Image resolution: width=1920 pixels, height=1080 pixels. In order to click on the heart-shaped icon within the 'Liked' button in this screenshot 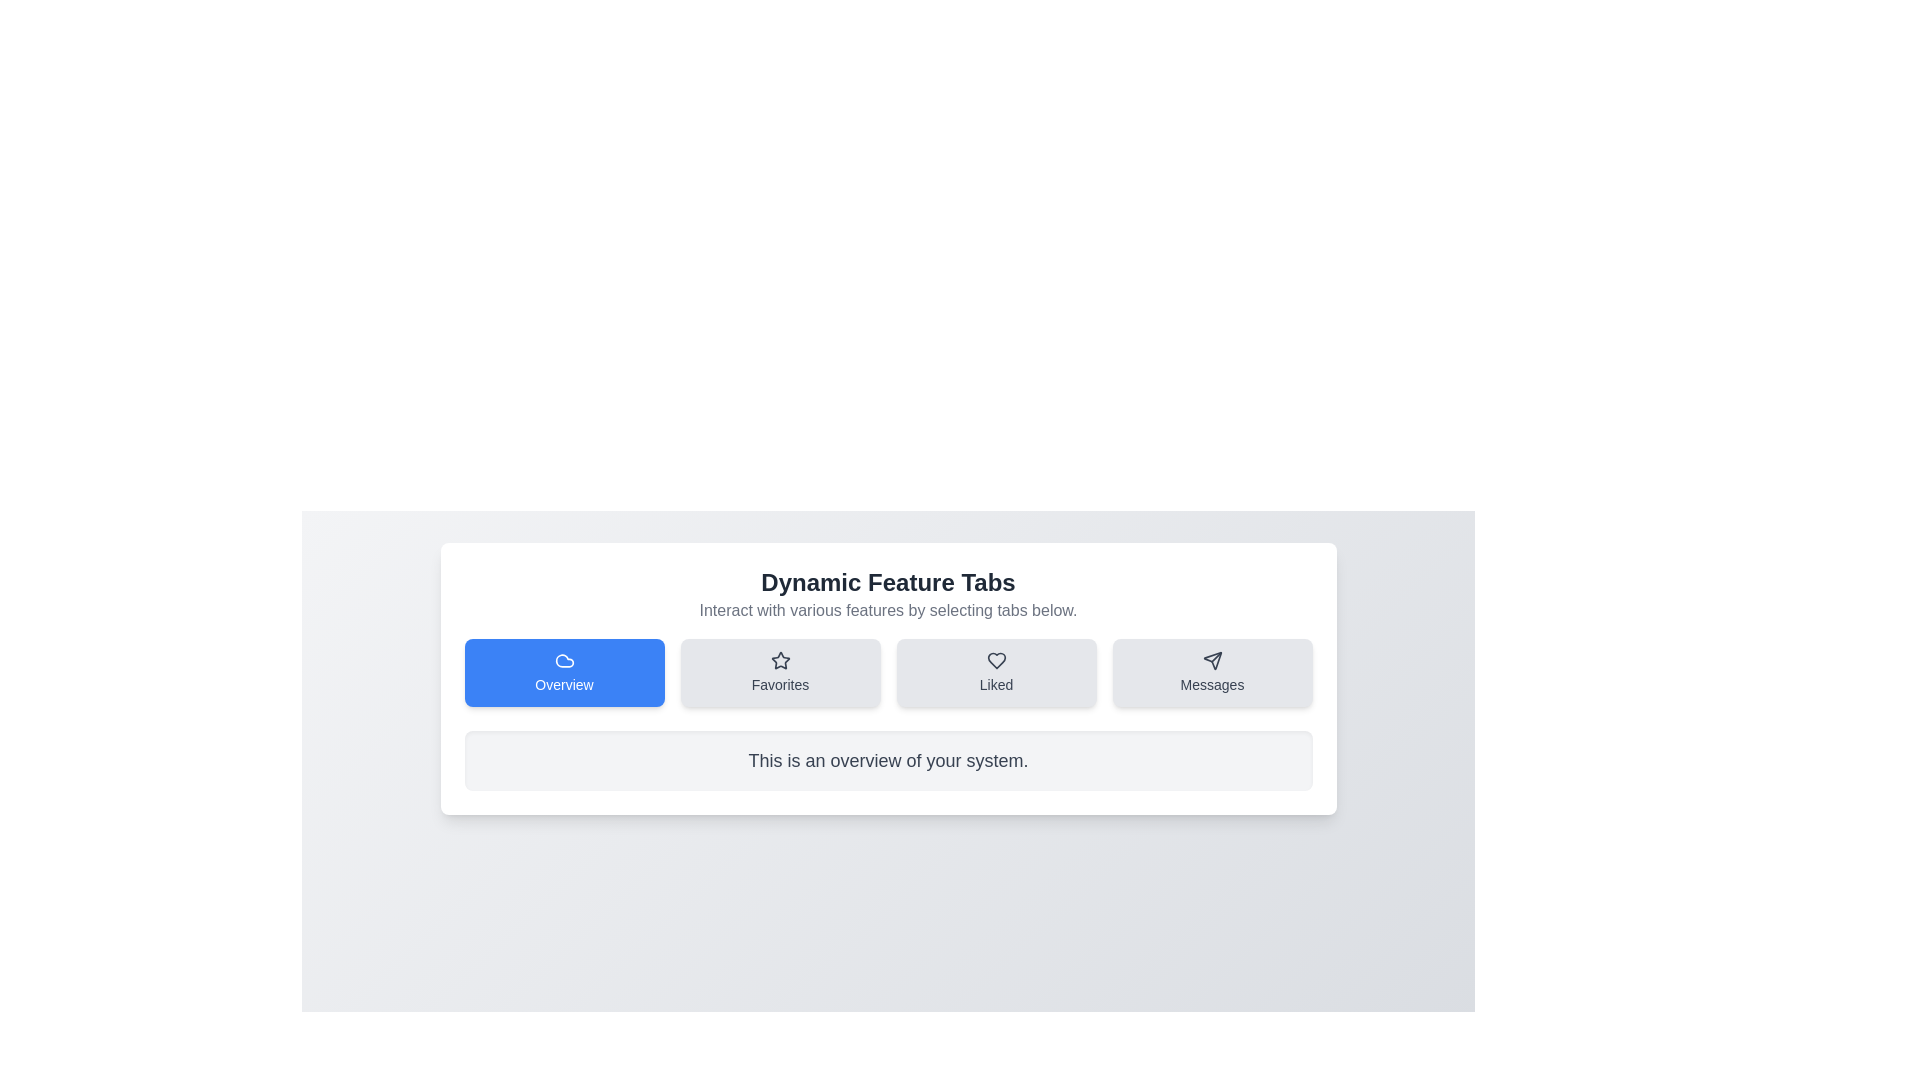, I will do `click(996, 660)`.